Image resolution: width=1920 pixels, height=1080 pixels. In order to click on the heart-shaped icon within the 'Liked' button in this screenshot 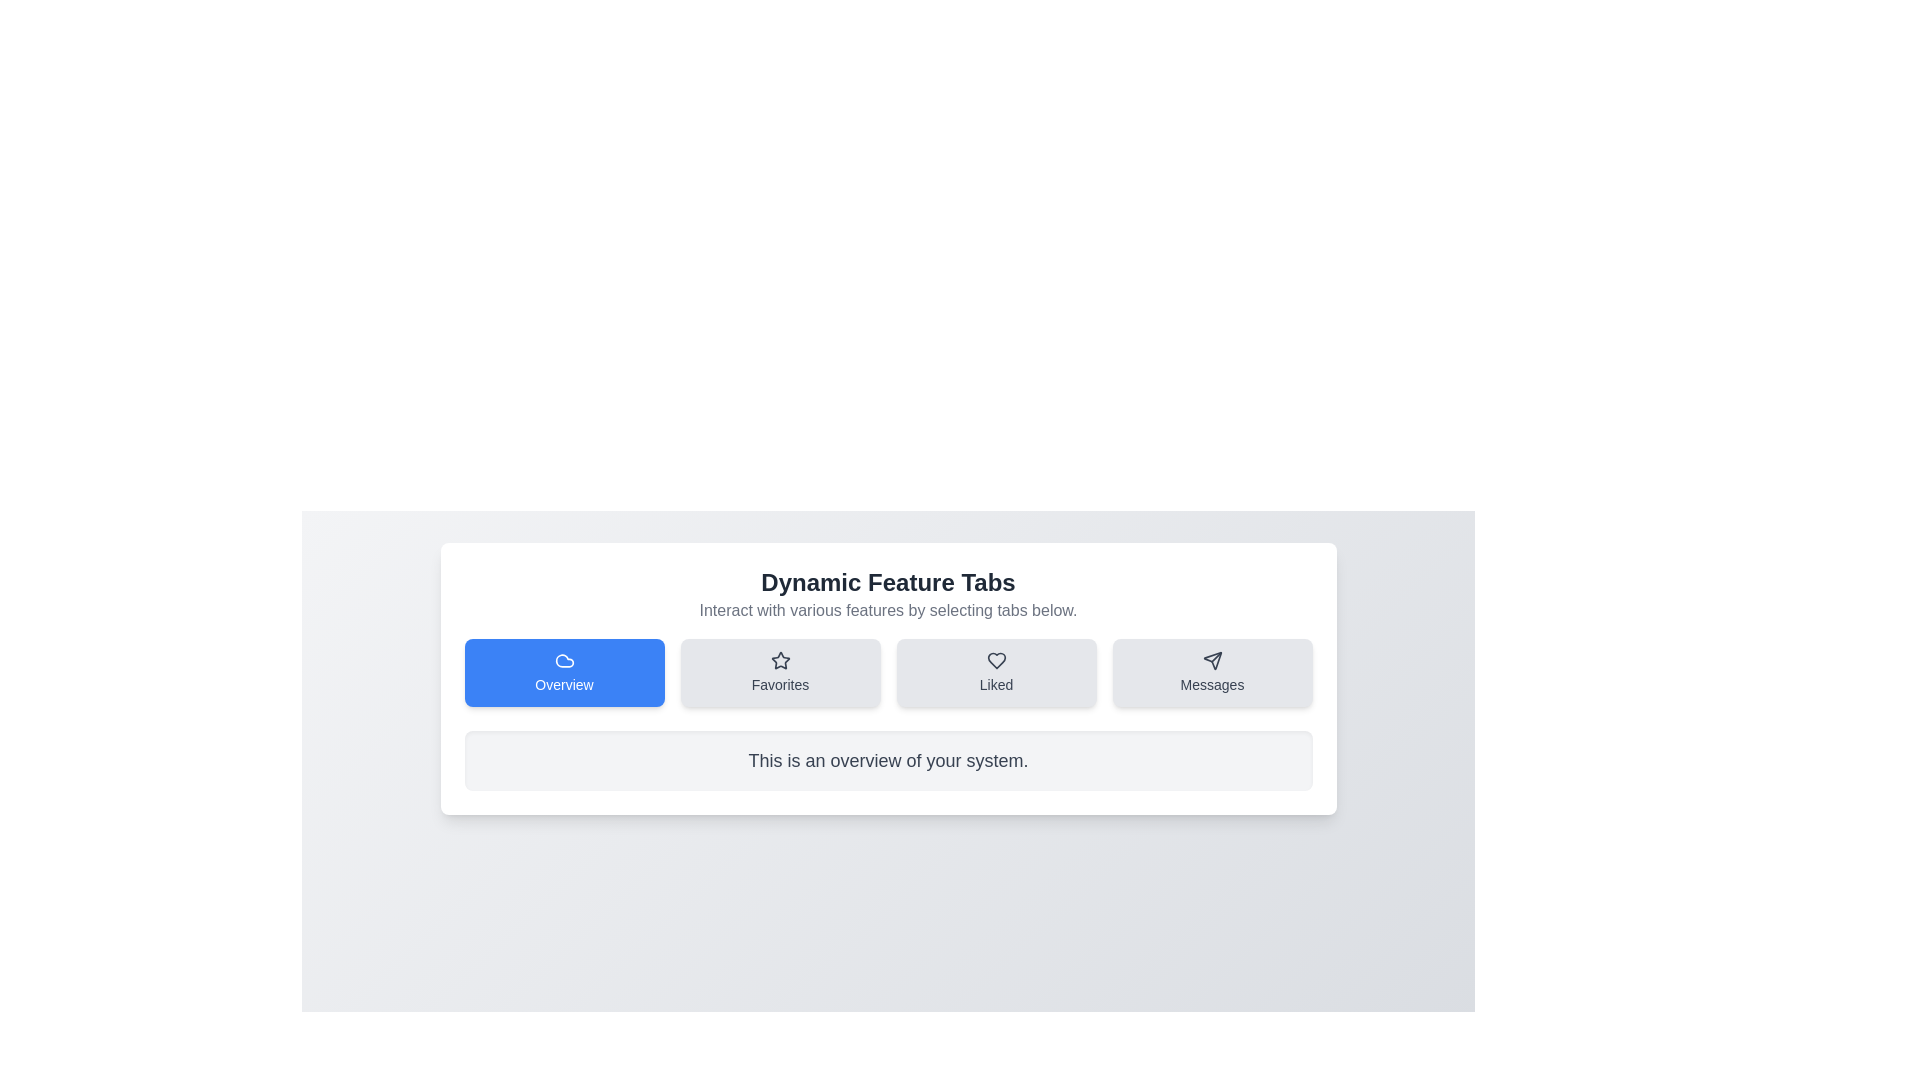, I will do `click(996, 660)`.